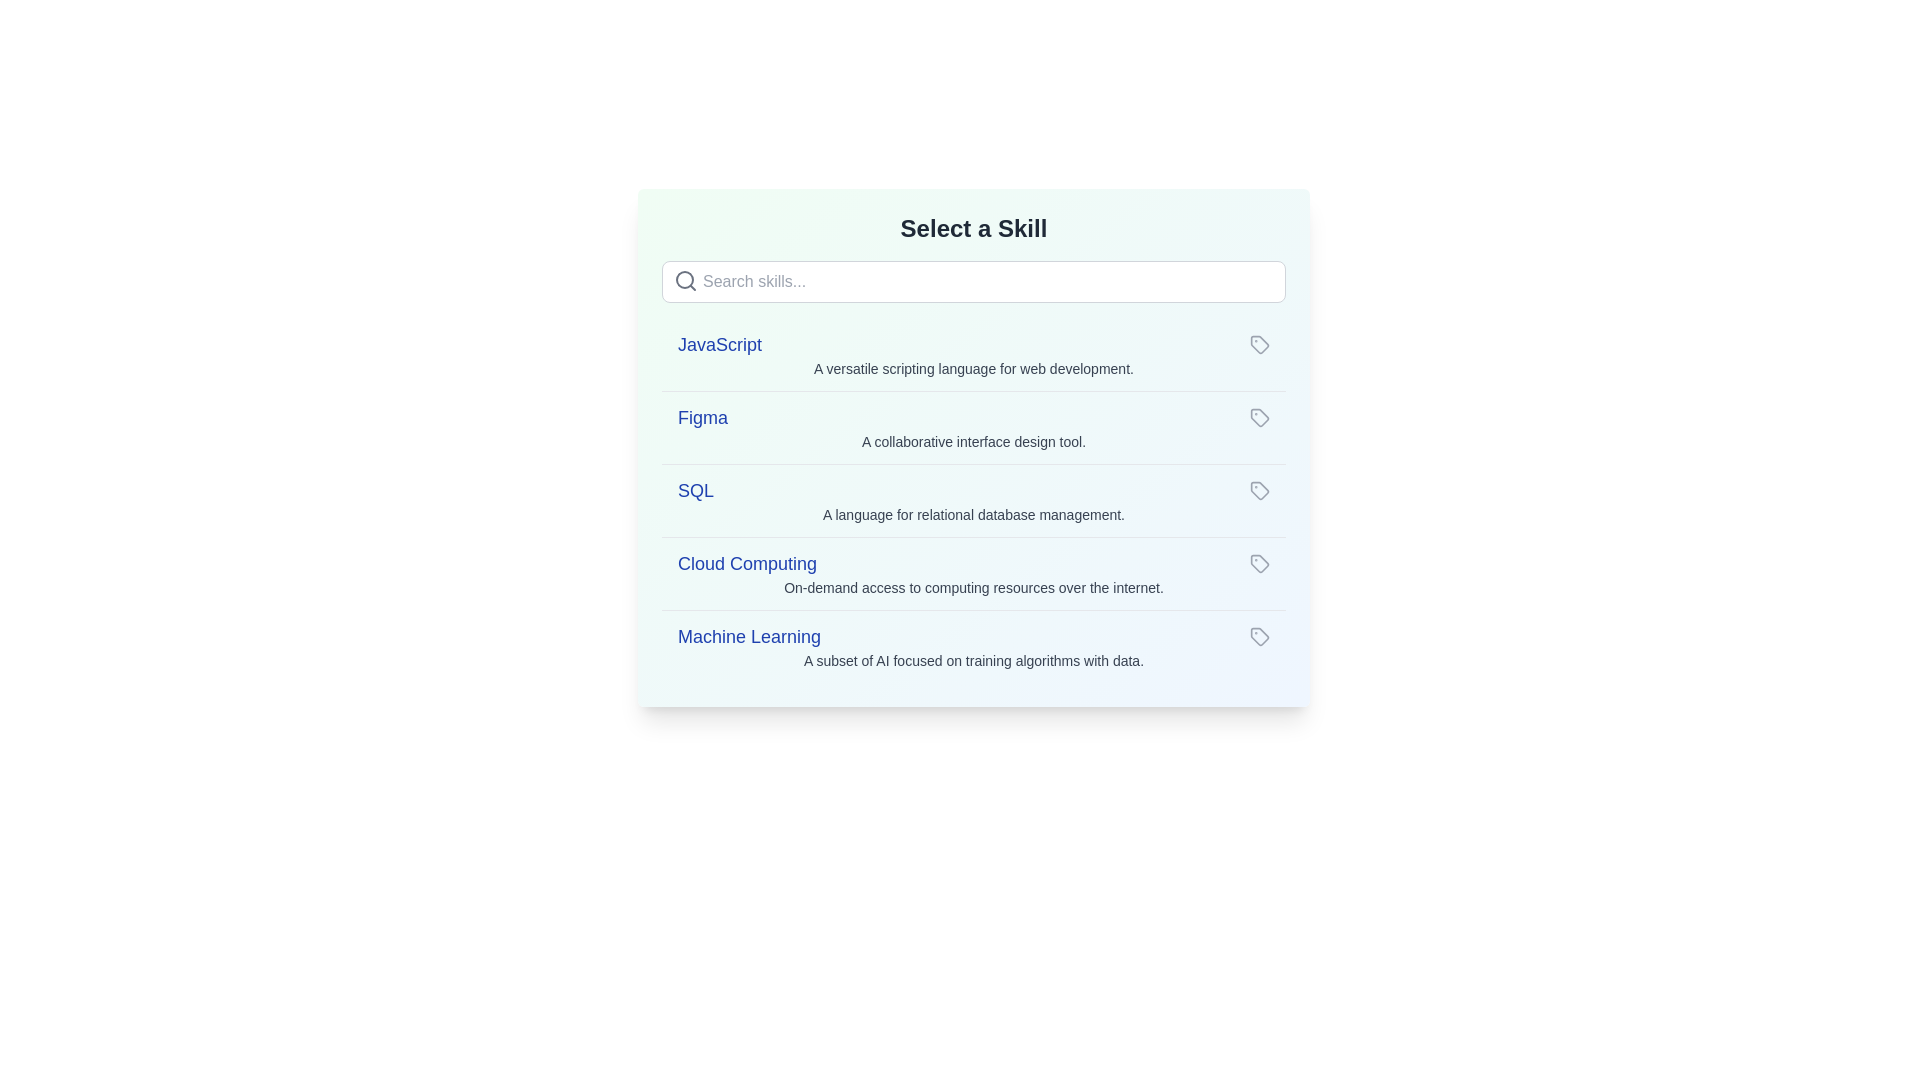  I want to click on the third selectable item in the vertically grouped list, which has a bold blue title and a smaller gray subtitle, so click(974, 500).